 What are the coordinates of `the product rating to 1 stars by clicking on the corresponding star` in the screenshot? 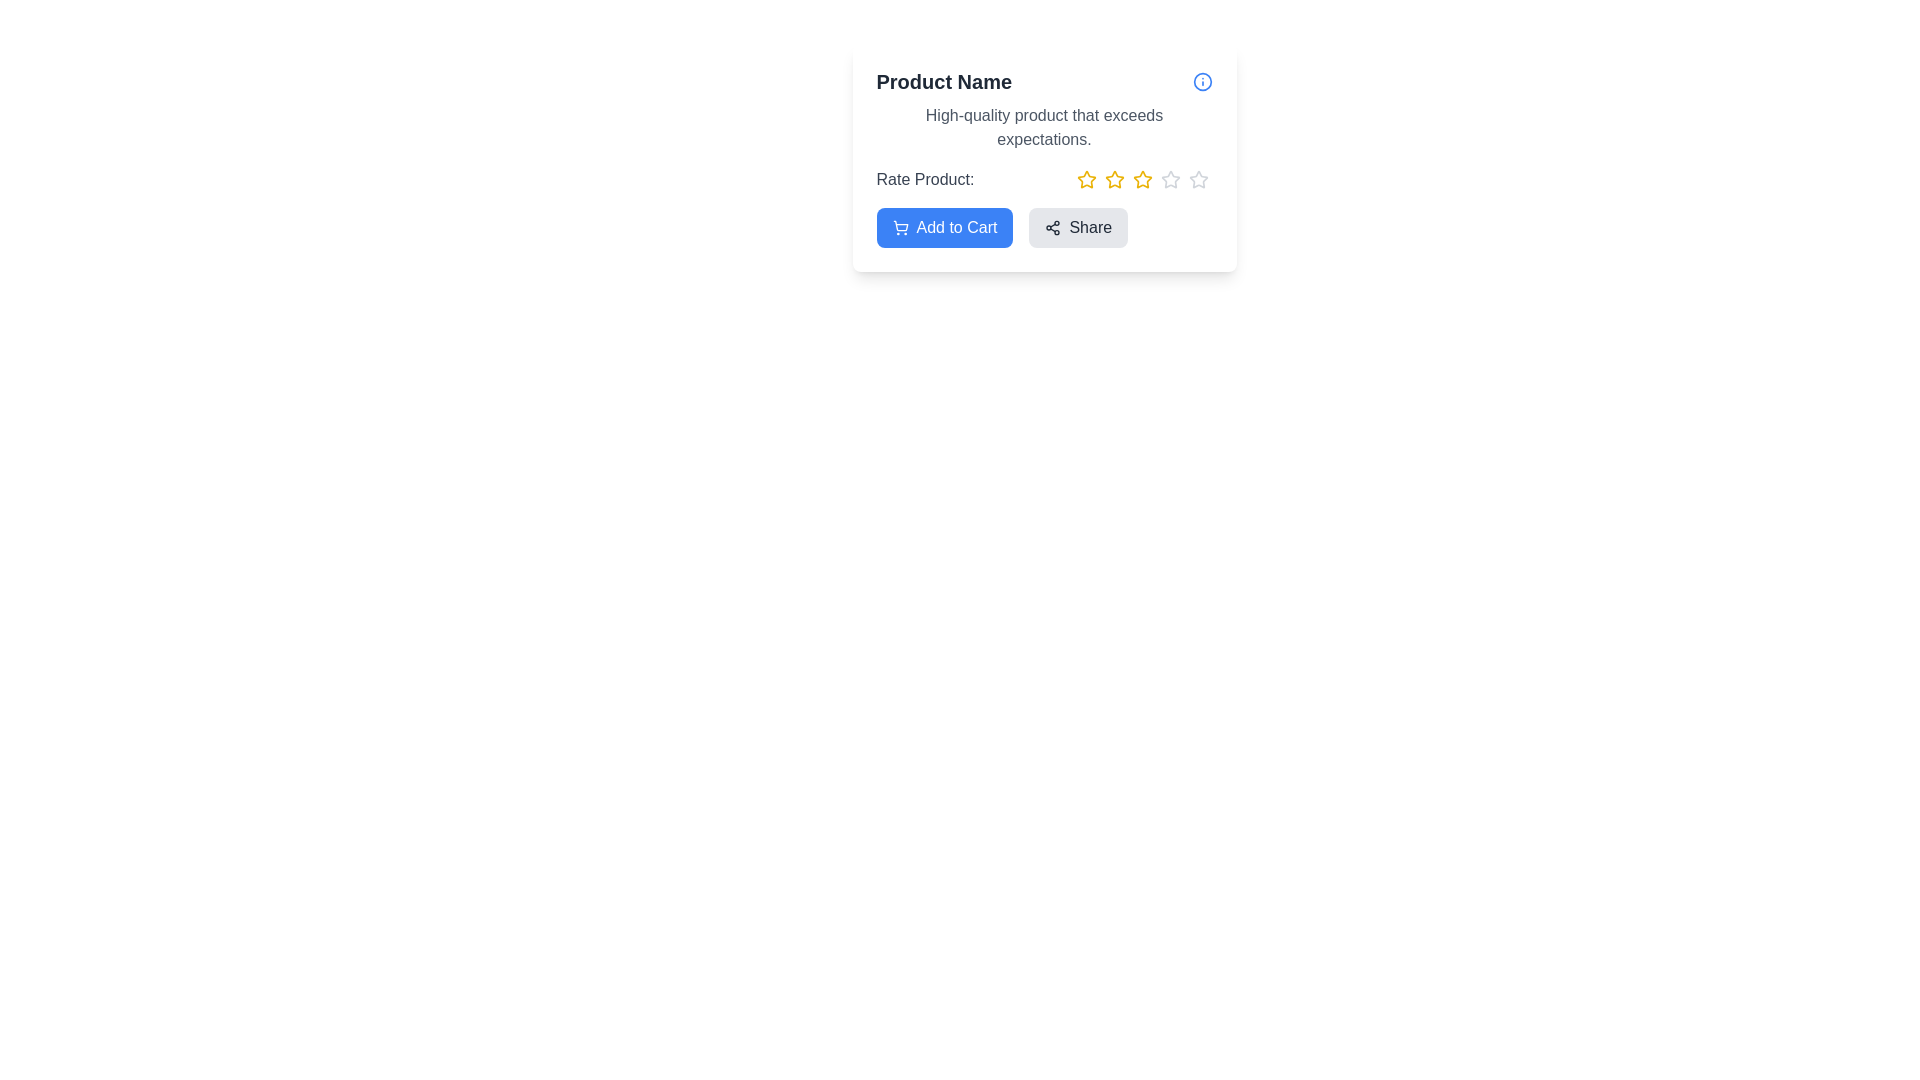 It's located at (1085, 180).